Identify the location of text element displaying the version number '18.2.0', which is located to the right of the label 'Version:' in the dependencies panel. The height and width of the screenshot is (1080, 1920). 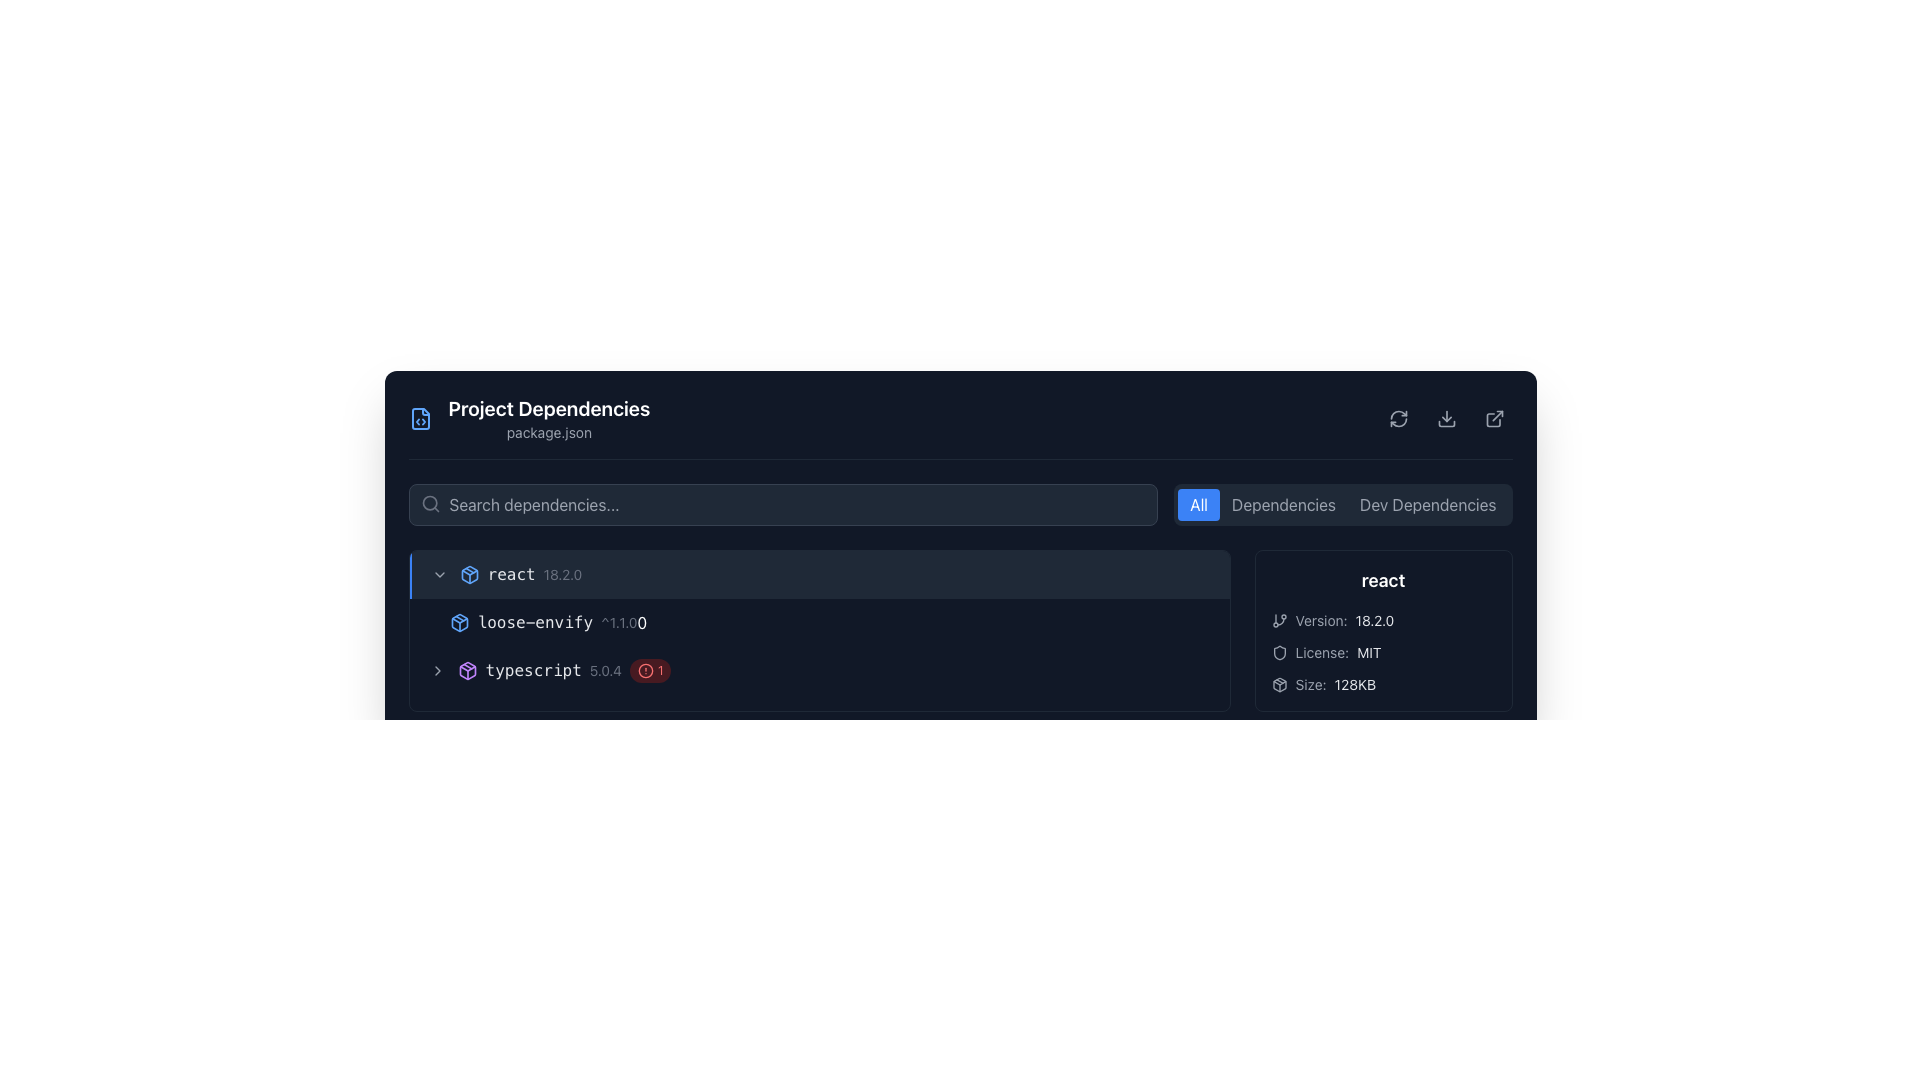
(1373, 620).